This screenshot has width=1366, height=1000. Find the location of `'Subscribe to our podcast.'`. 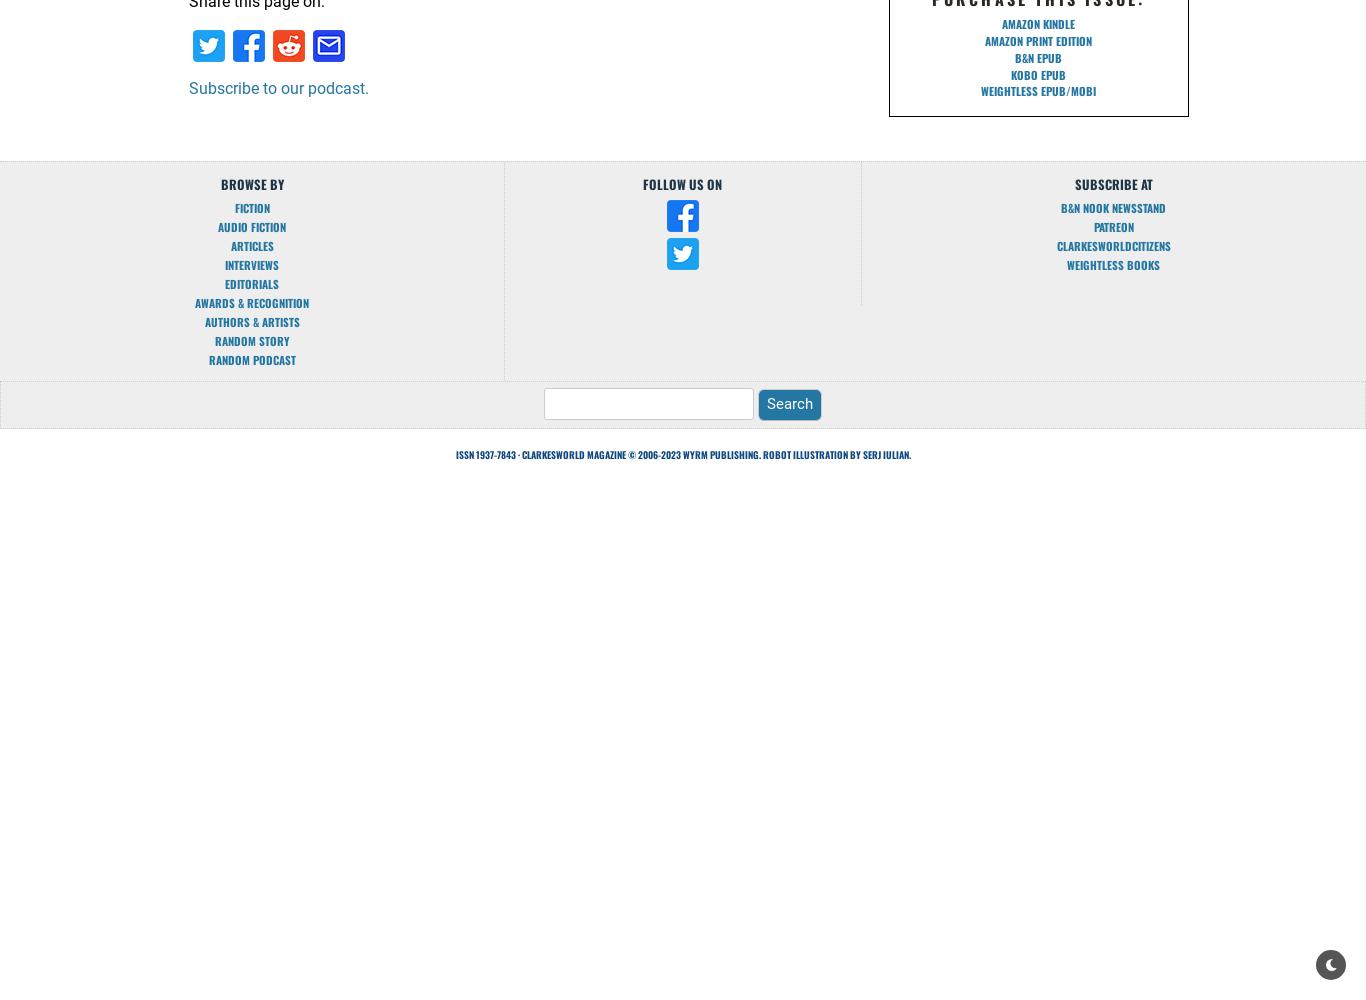

'Subscribe to our podcast.' is located at coordinates (277, 86).